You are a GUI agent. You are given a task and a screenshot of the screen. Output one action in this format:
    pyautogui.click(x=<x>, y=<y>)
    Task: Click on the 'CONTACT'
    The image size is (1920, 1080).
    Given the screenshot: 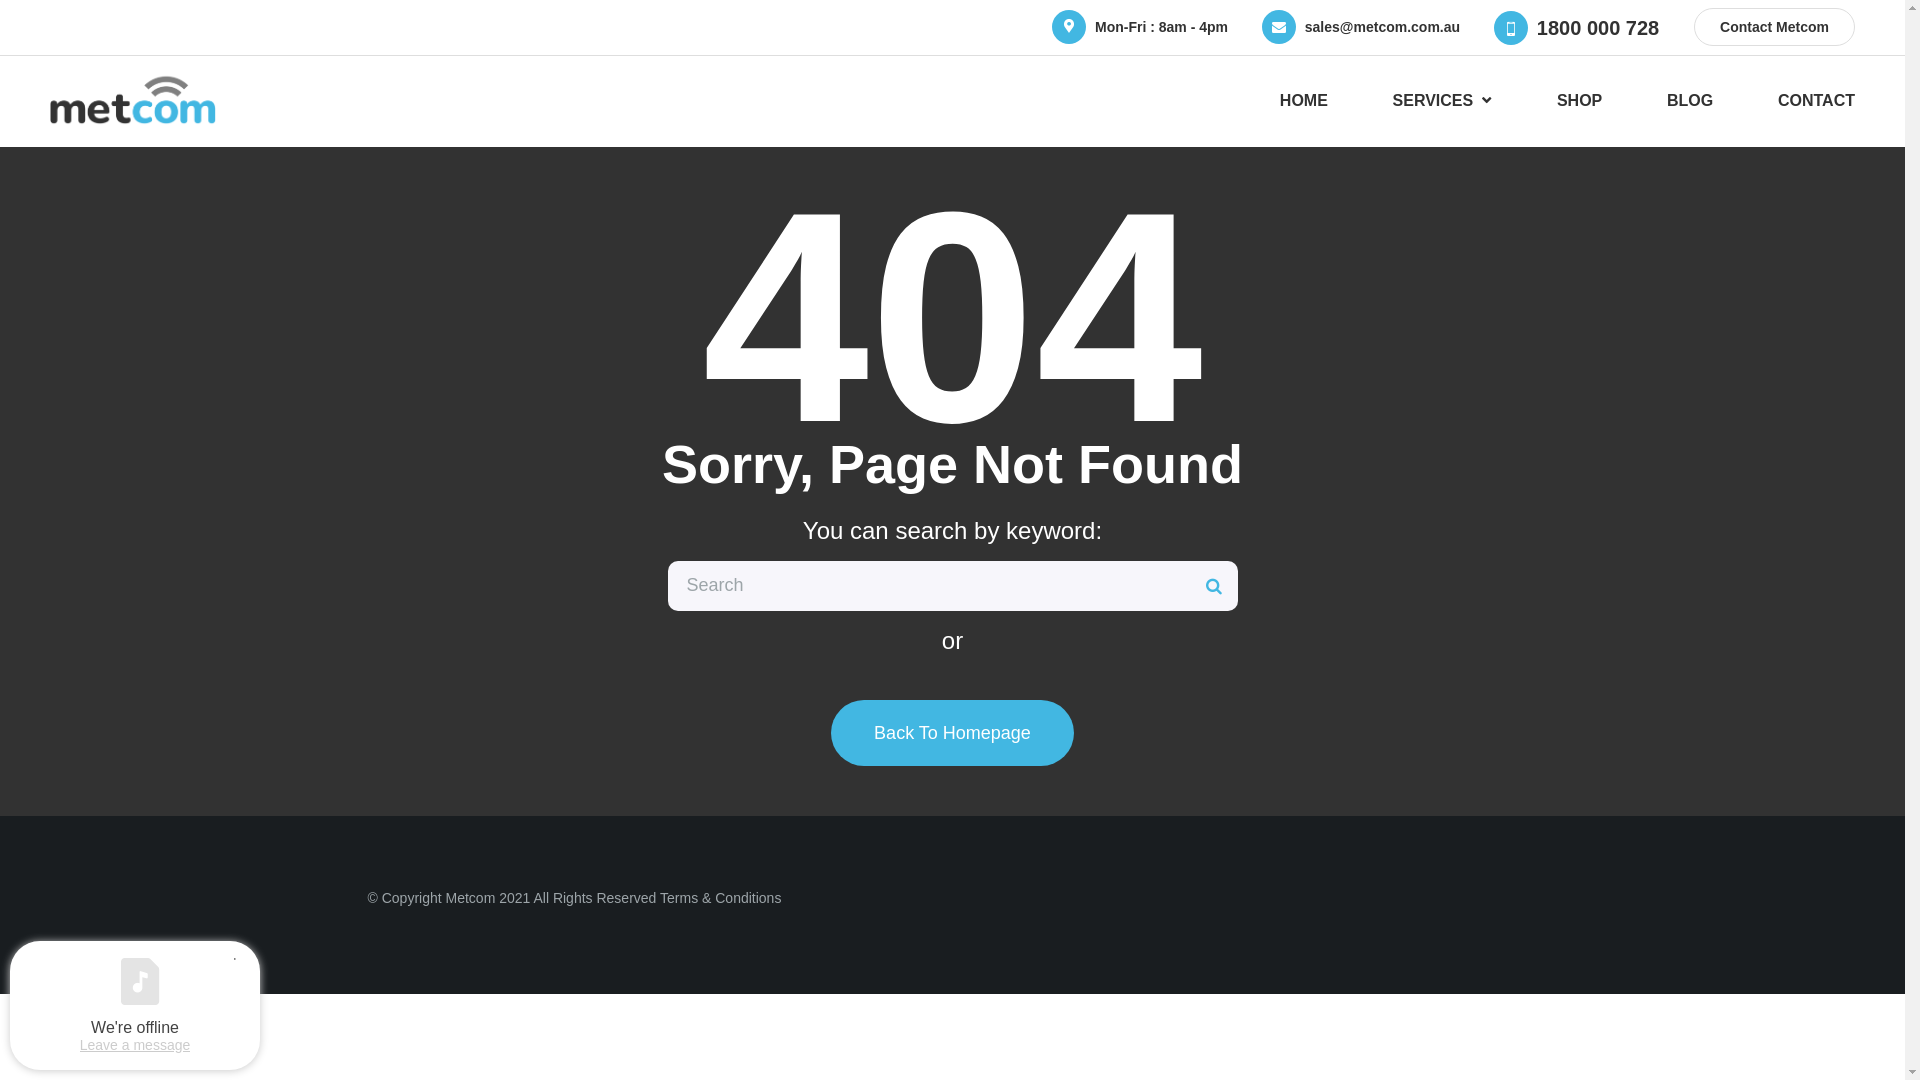 What is the action you would take?
    pyautogui.click(x=1816, y=100)
    